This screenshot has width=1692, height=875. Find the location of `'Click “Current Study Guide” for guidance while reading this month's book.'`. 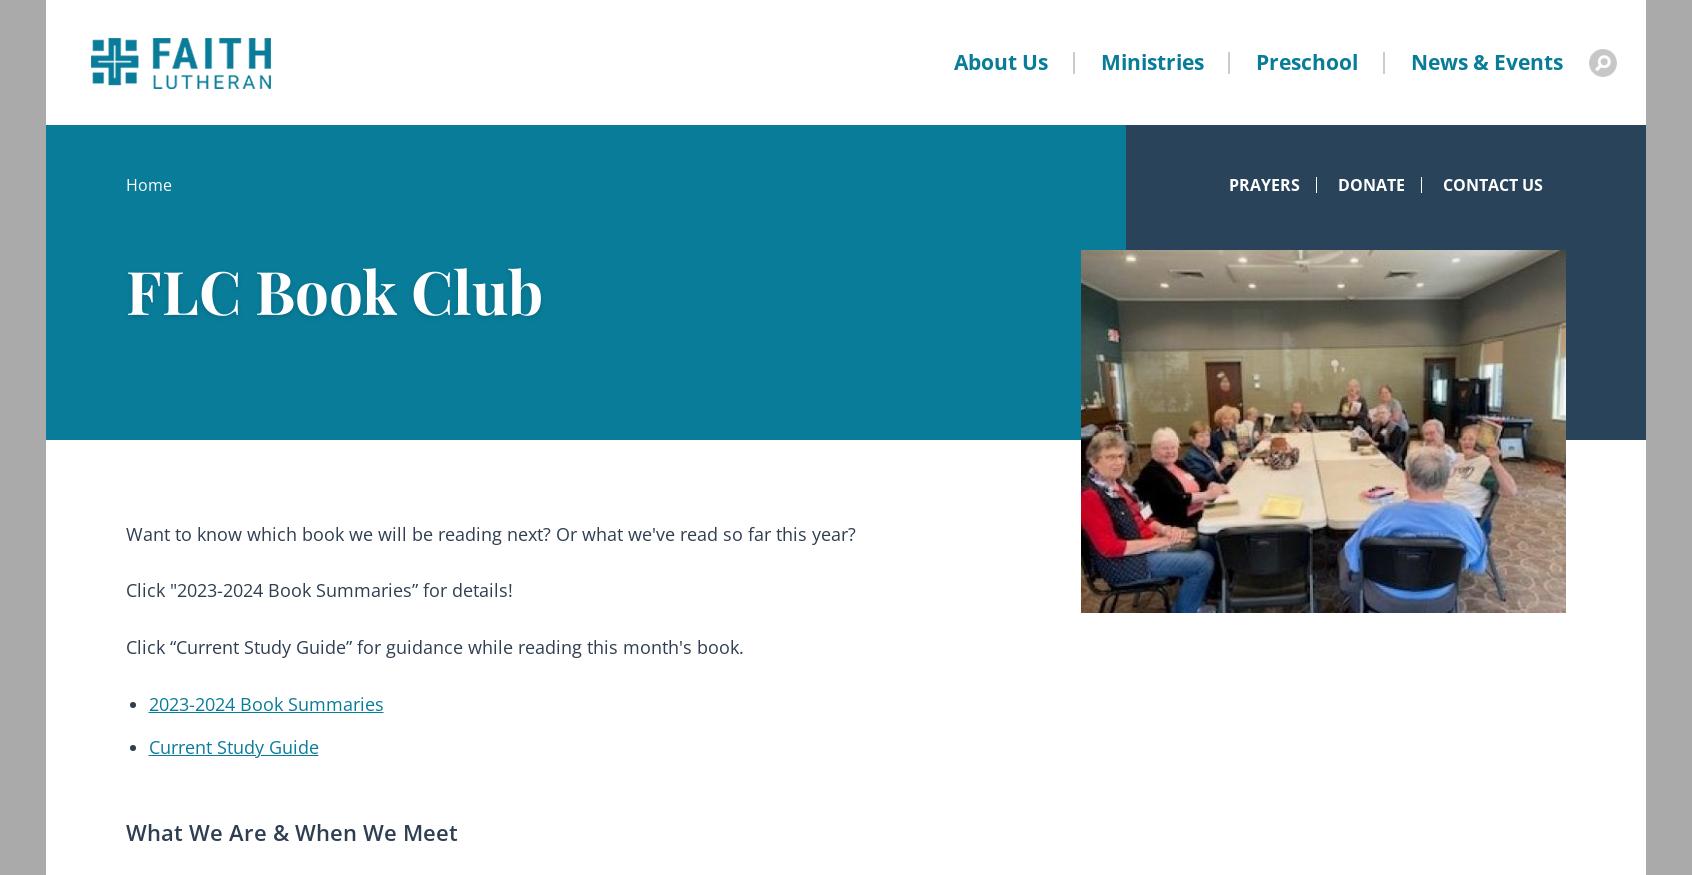

'Click “Current Study Guide” for guidance while reading this month's book.' is located at coordinates (434, 645).